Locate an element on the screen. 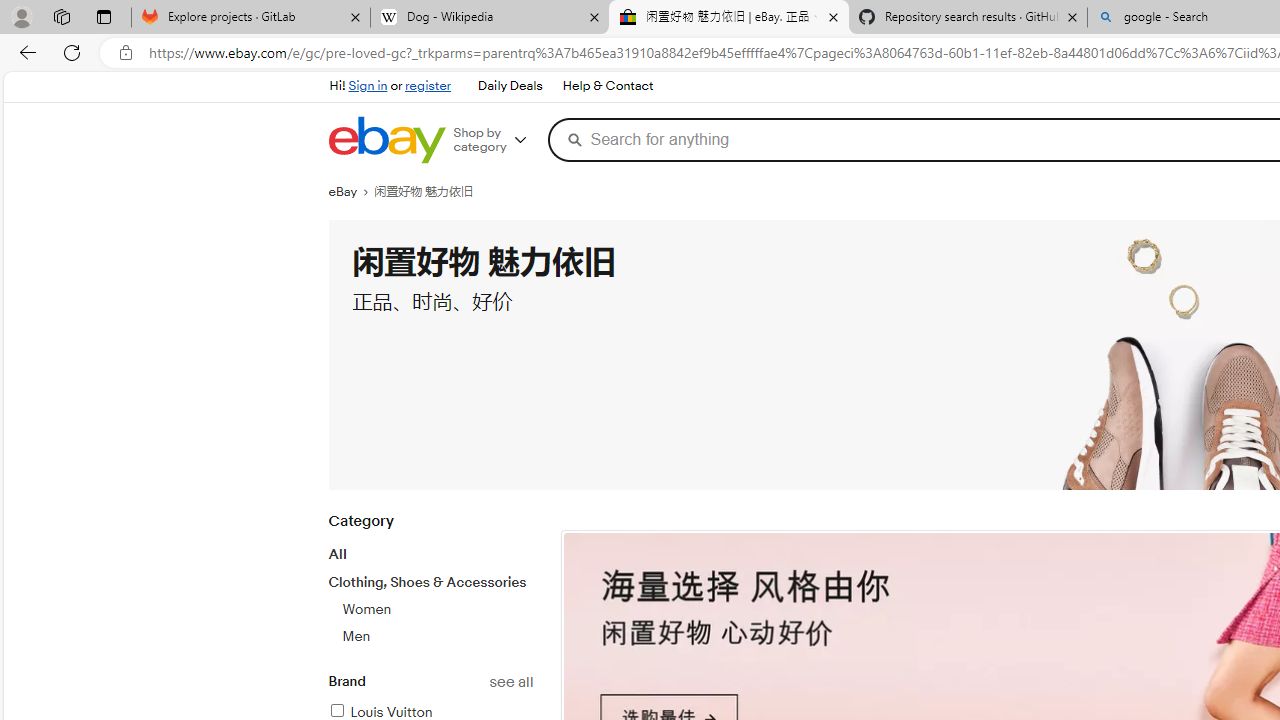  'All' is located at coordinates (337, 554).